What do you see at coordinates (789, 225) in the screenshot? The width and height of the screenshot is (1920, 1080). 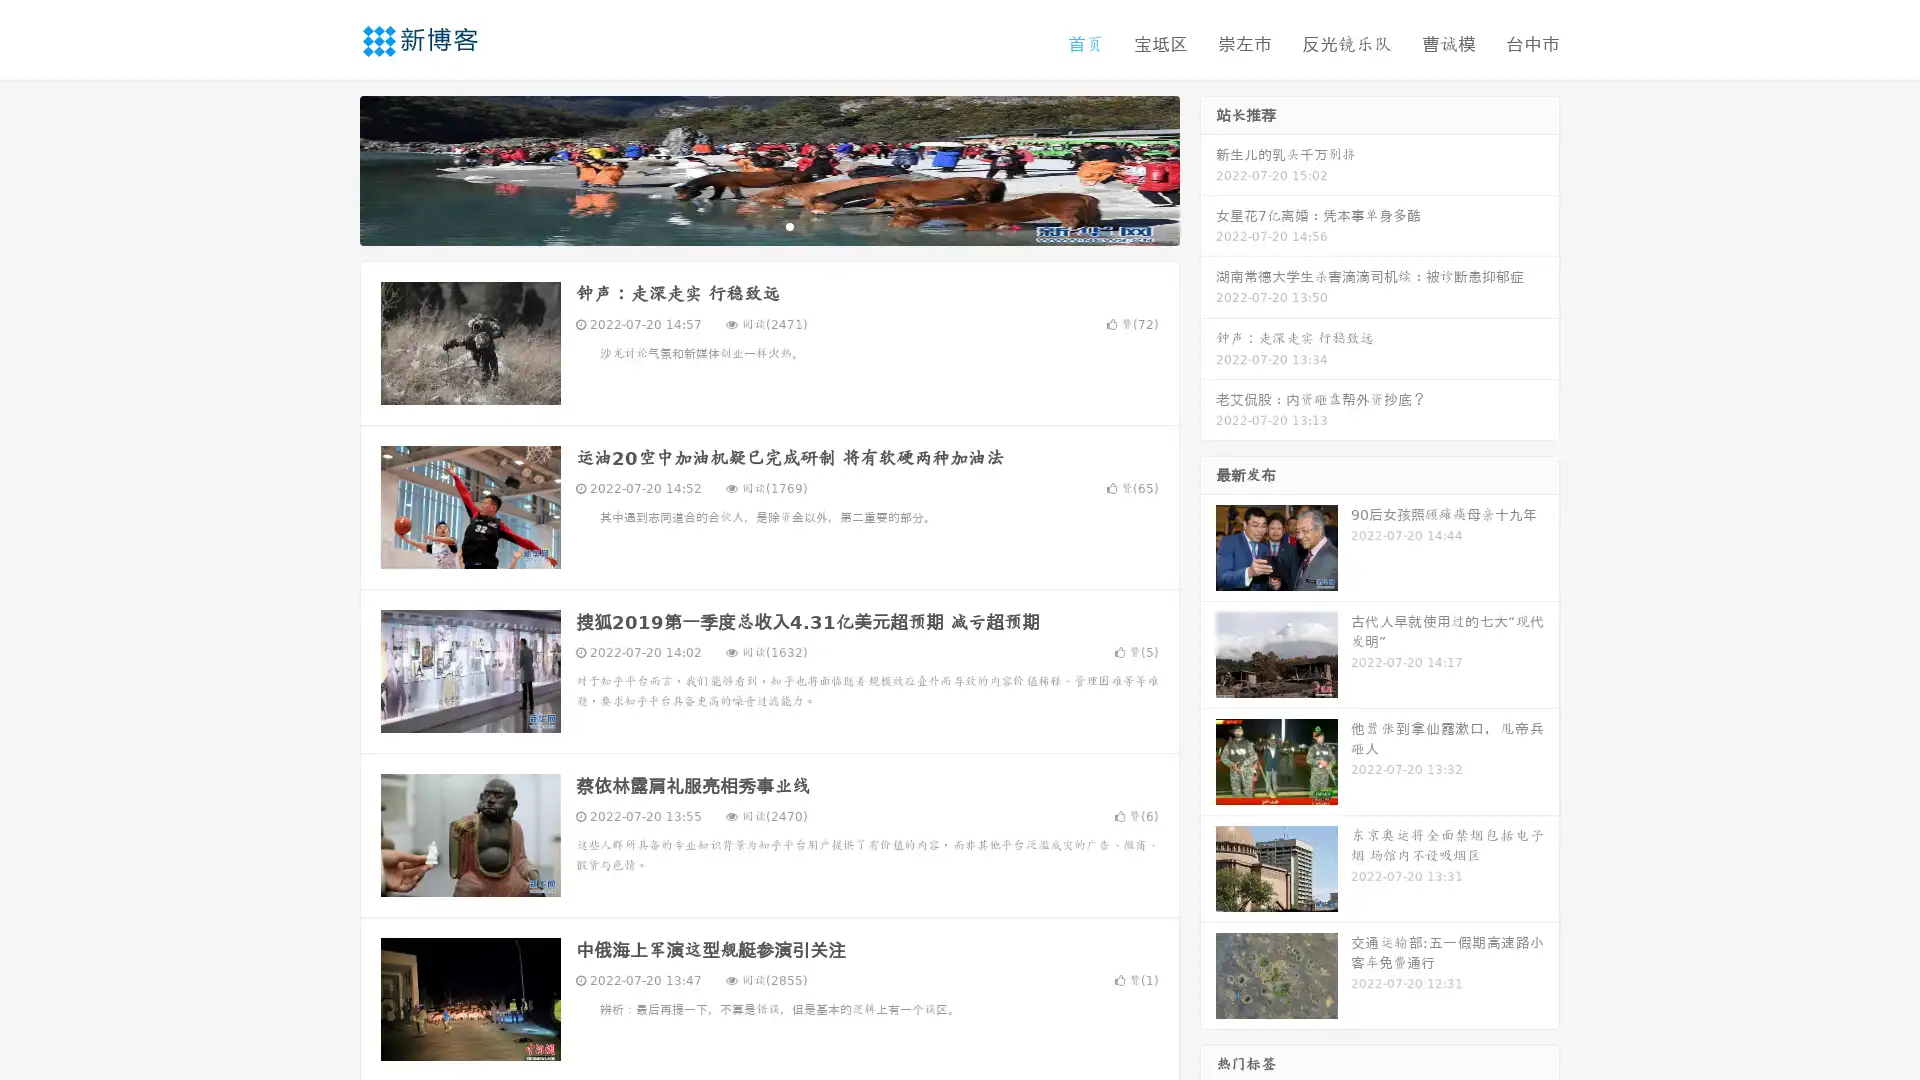 I see `Go to slide 3` at bounding box center [789, 225].